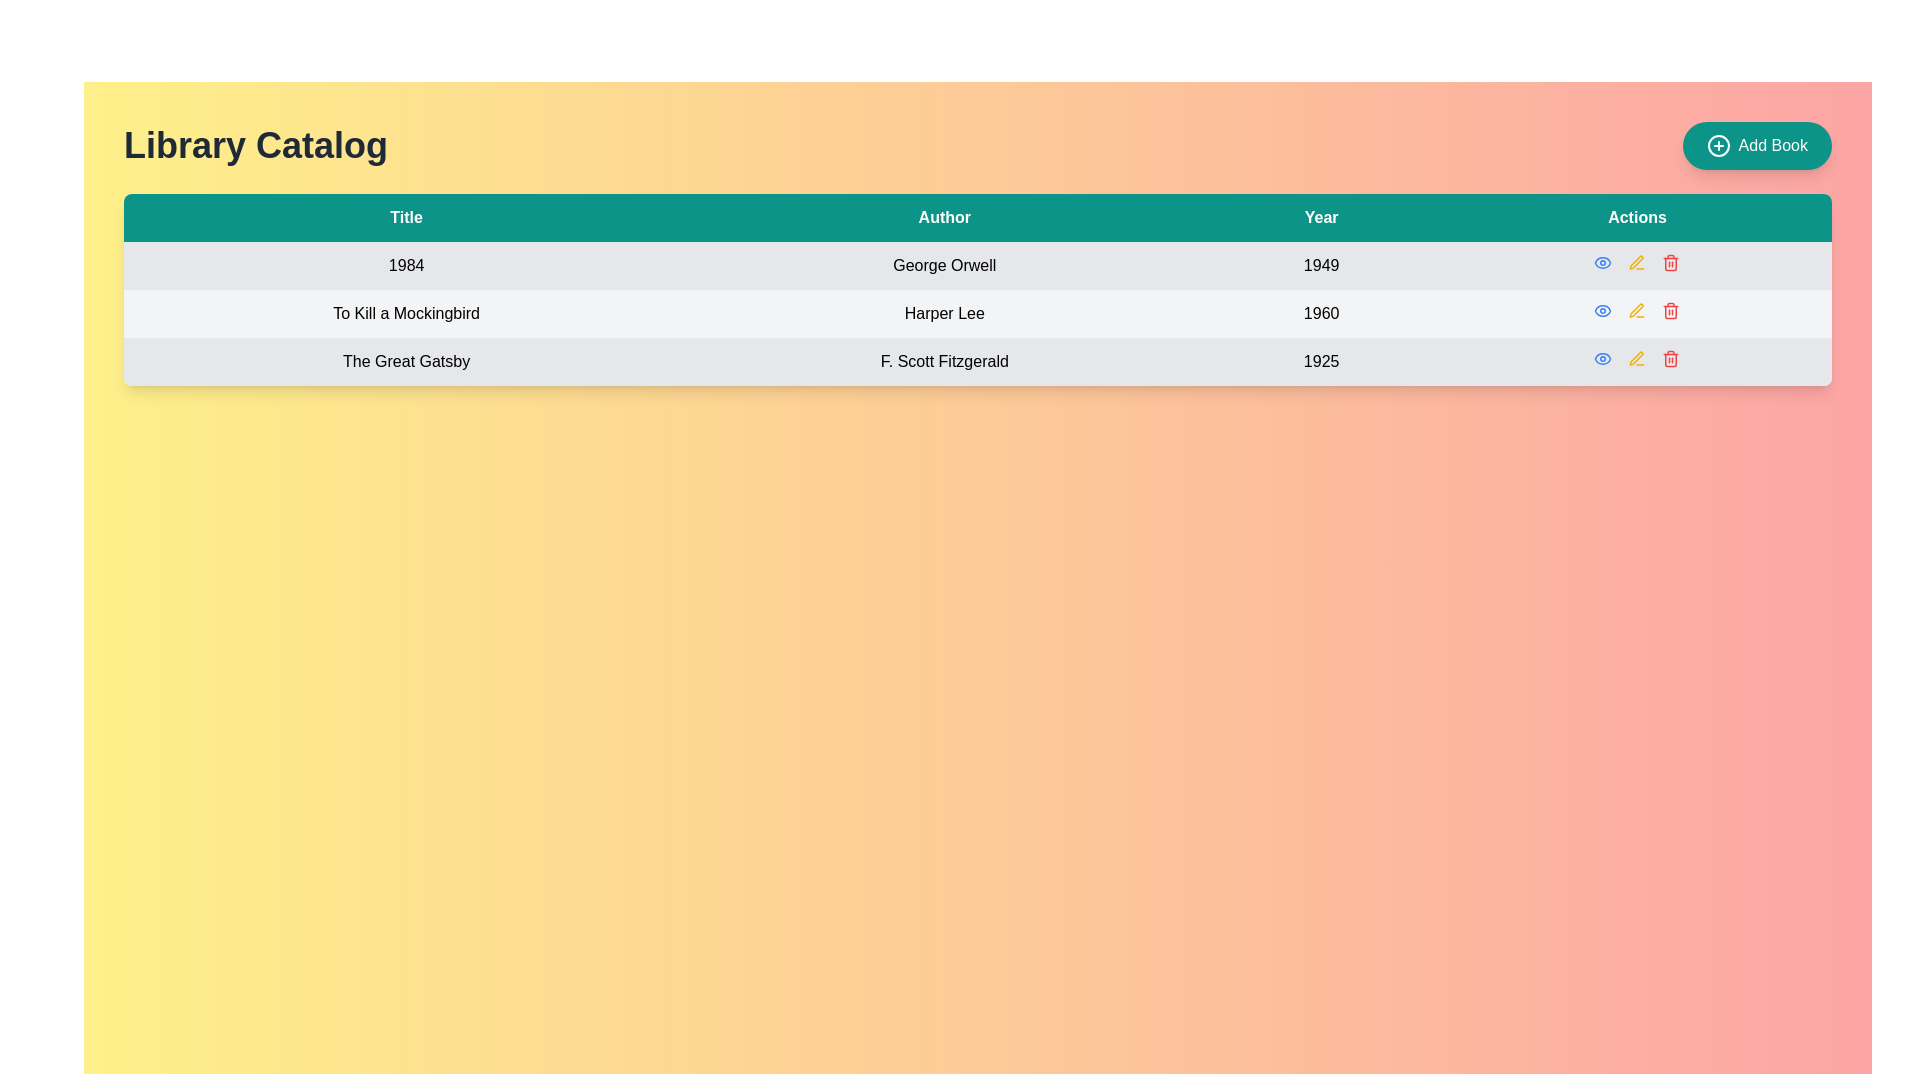  I want to click on the cell content of the first data row in the library catalog table, which includes the title, author, and publication year of a book, if it is interactive, so click(978, 265).